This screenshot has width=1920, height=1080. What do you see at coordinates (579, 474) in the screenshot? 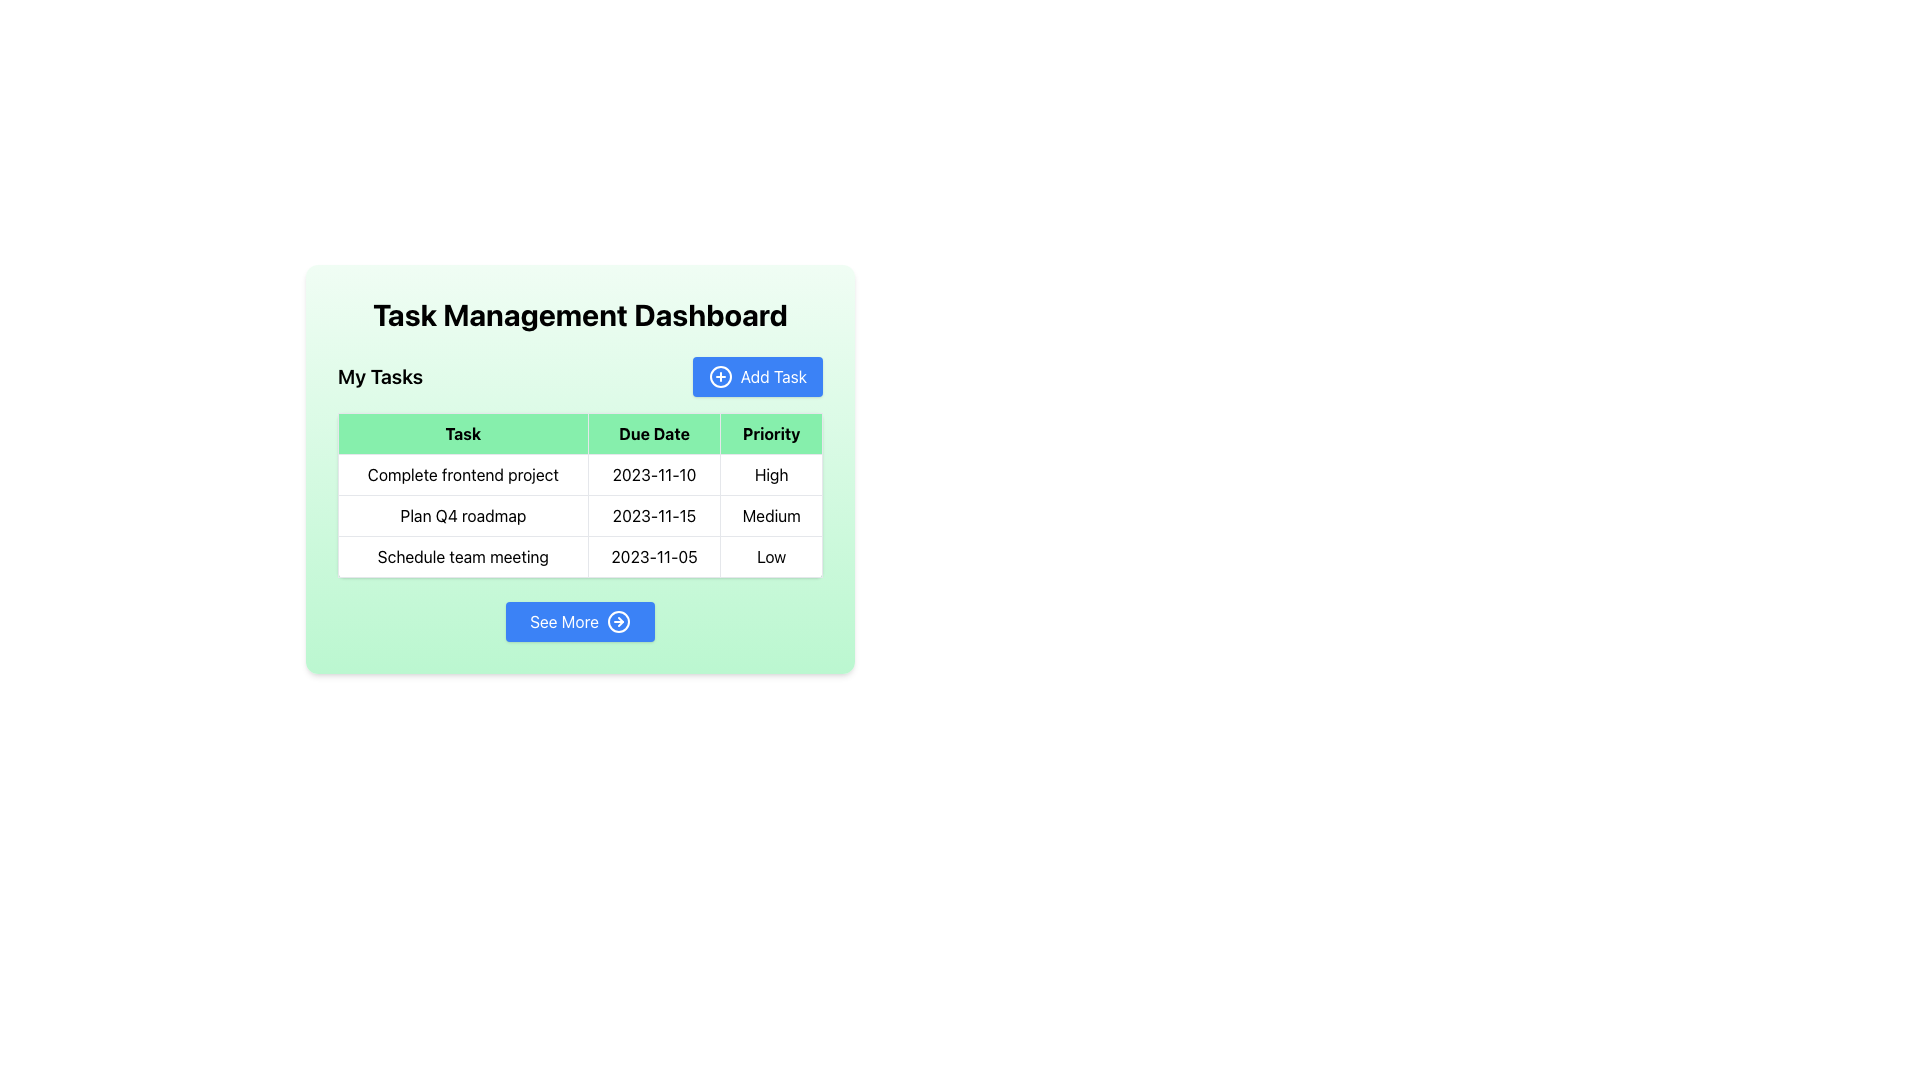
I see `the first row of the task management dashboard table that contains the task 'Complete frontend project', due date '2023-11-10', and priority 'High'` at bounding box center [579, 474].